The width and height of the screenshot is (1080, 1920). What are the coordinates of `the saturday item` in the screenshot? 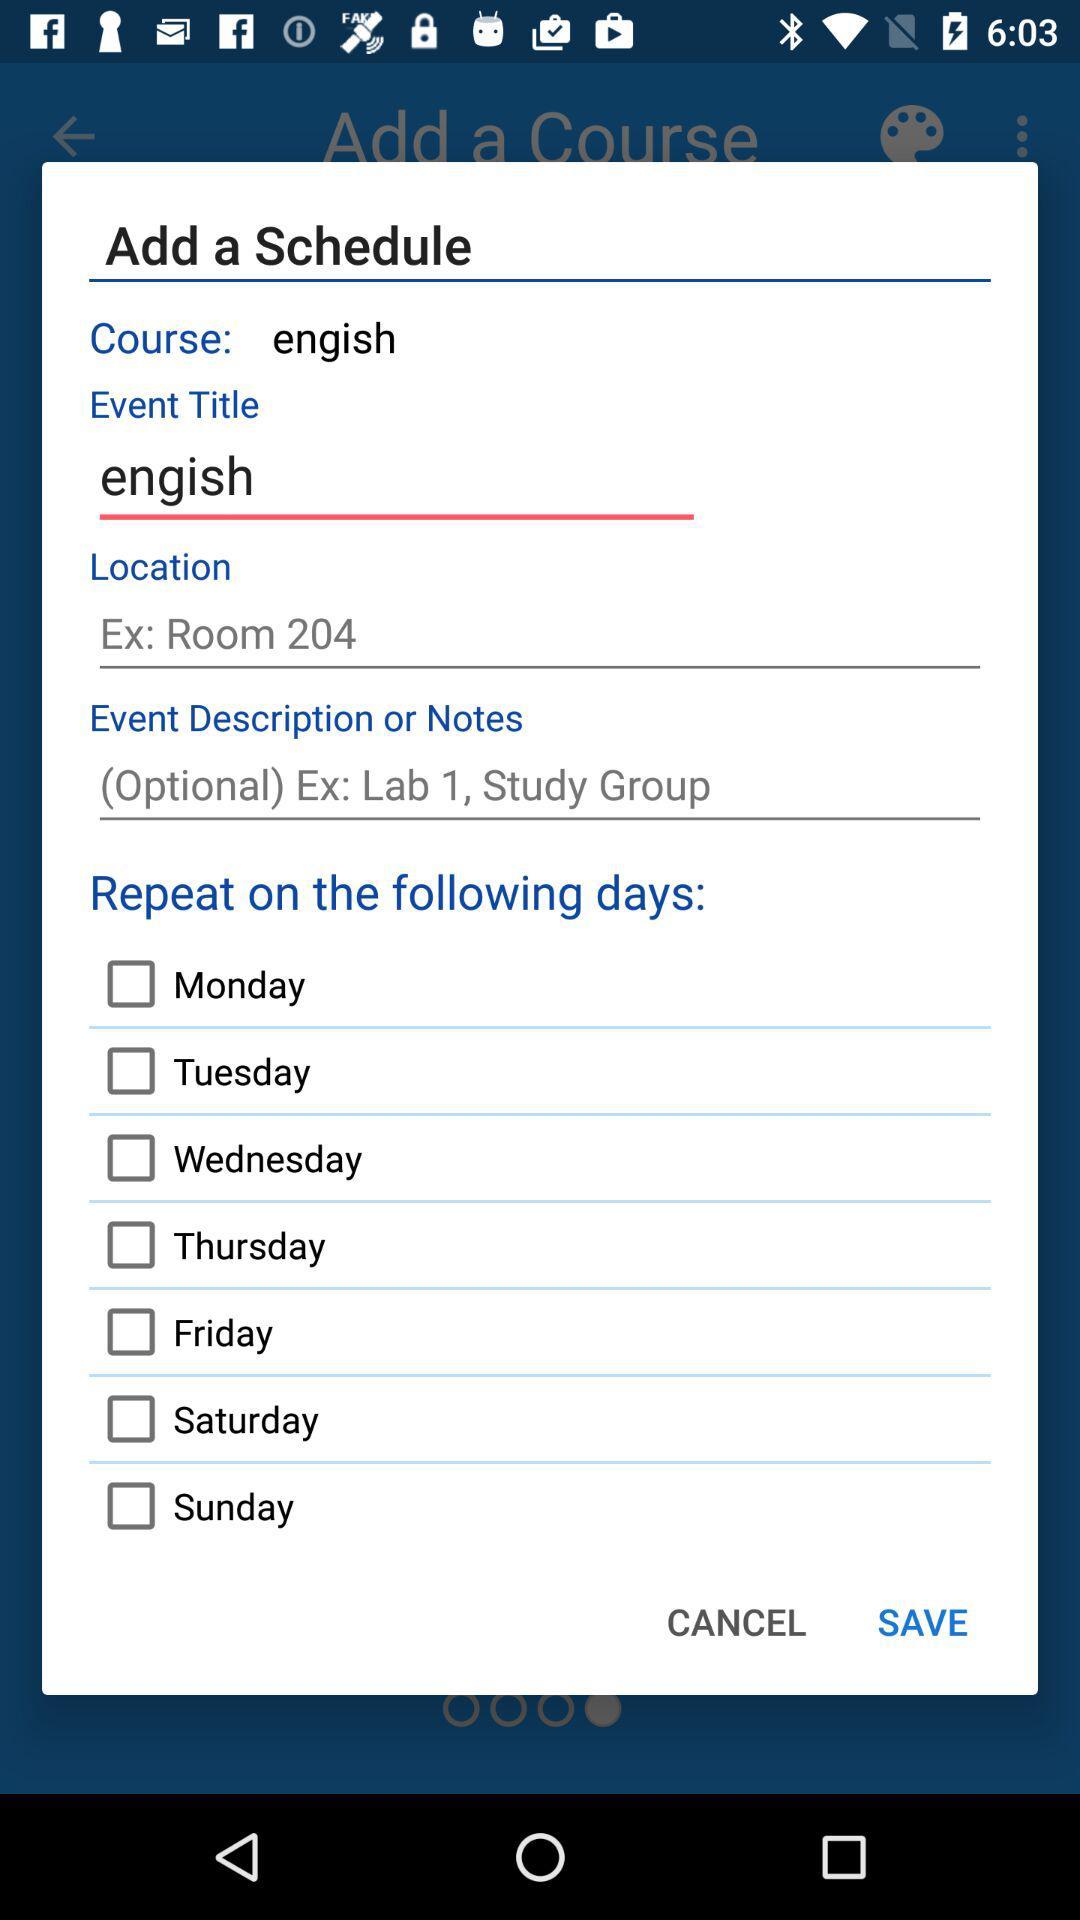 It's located at (204, 1418).